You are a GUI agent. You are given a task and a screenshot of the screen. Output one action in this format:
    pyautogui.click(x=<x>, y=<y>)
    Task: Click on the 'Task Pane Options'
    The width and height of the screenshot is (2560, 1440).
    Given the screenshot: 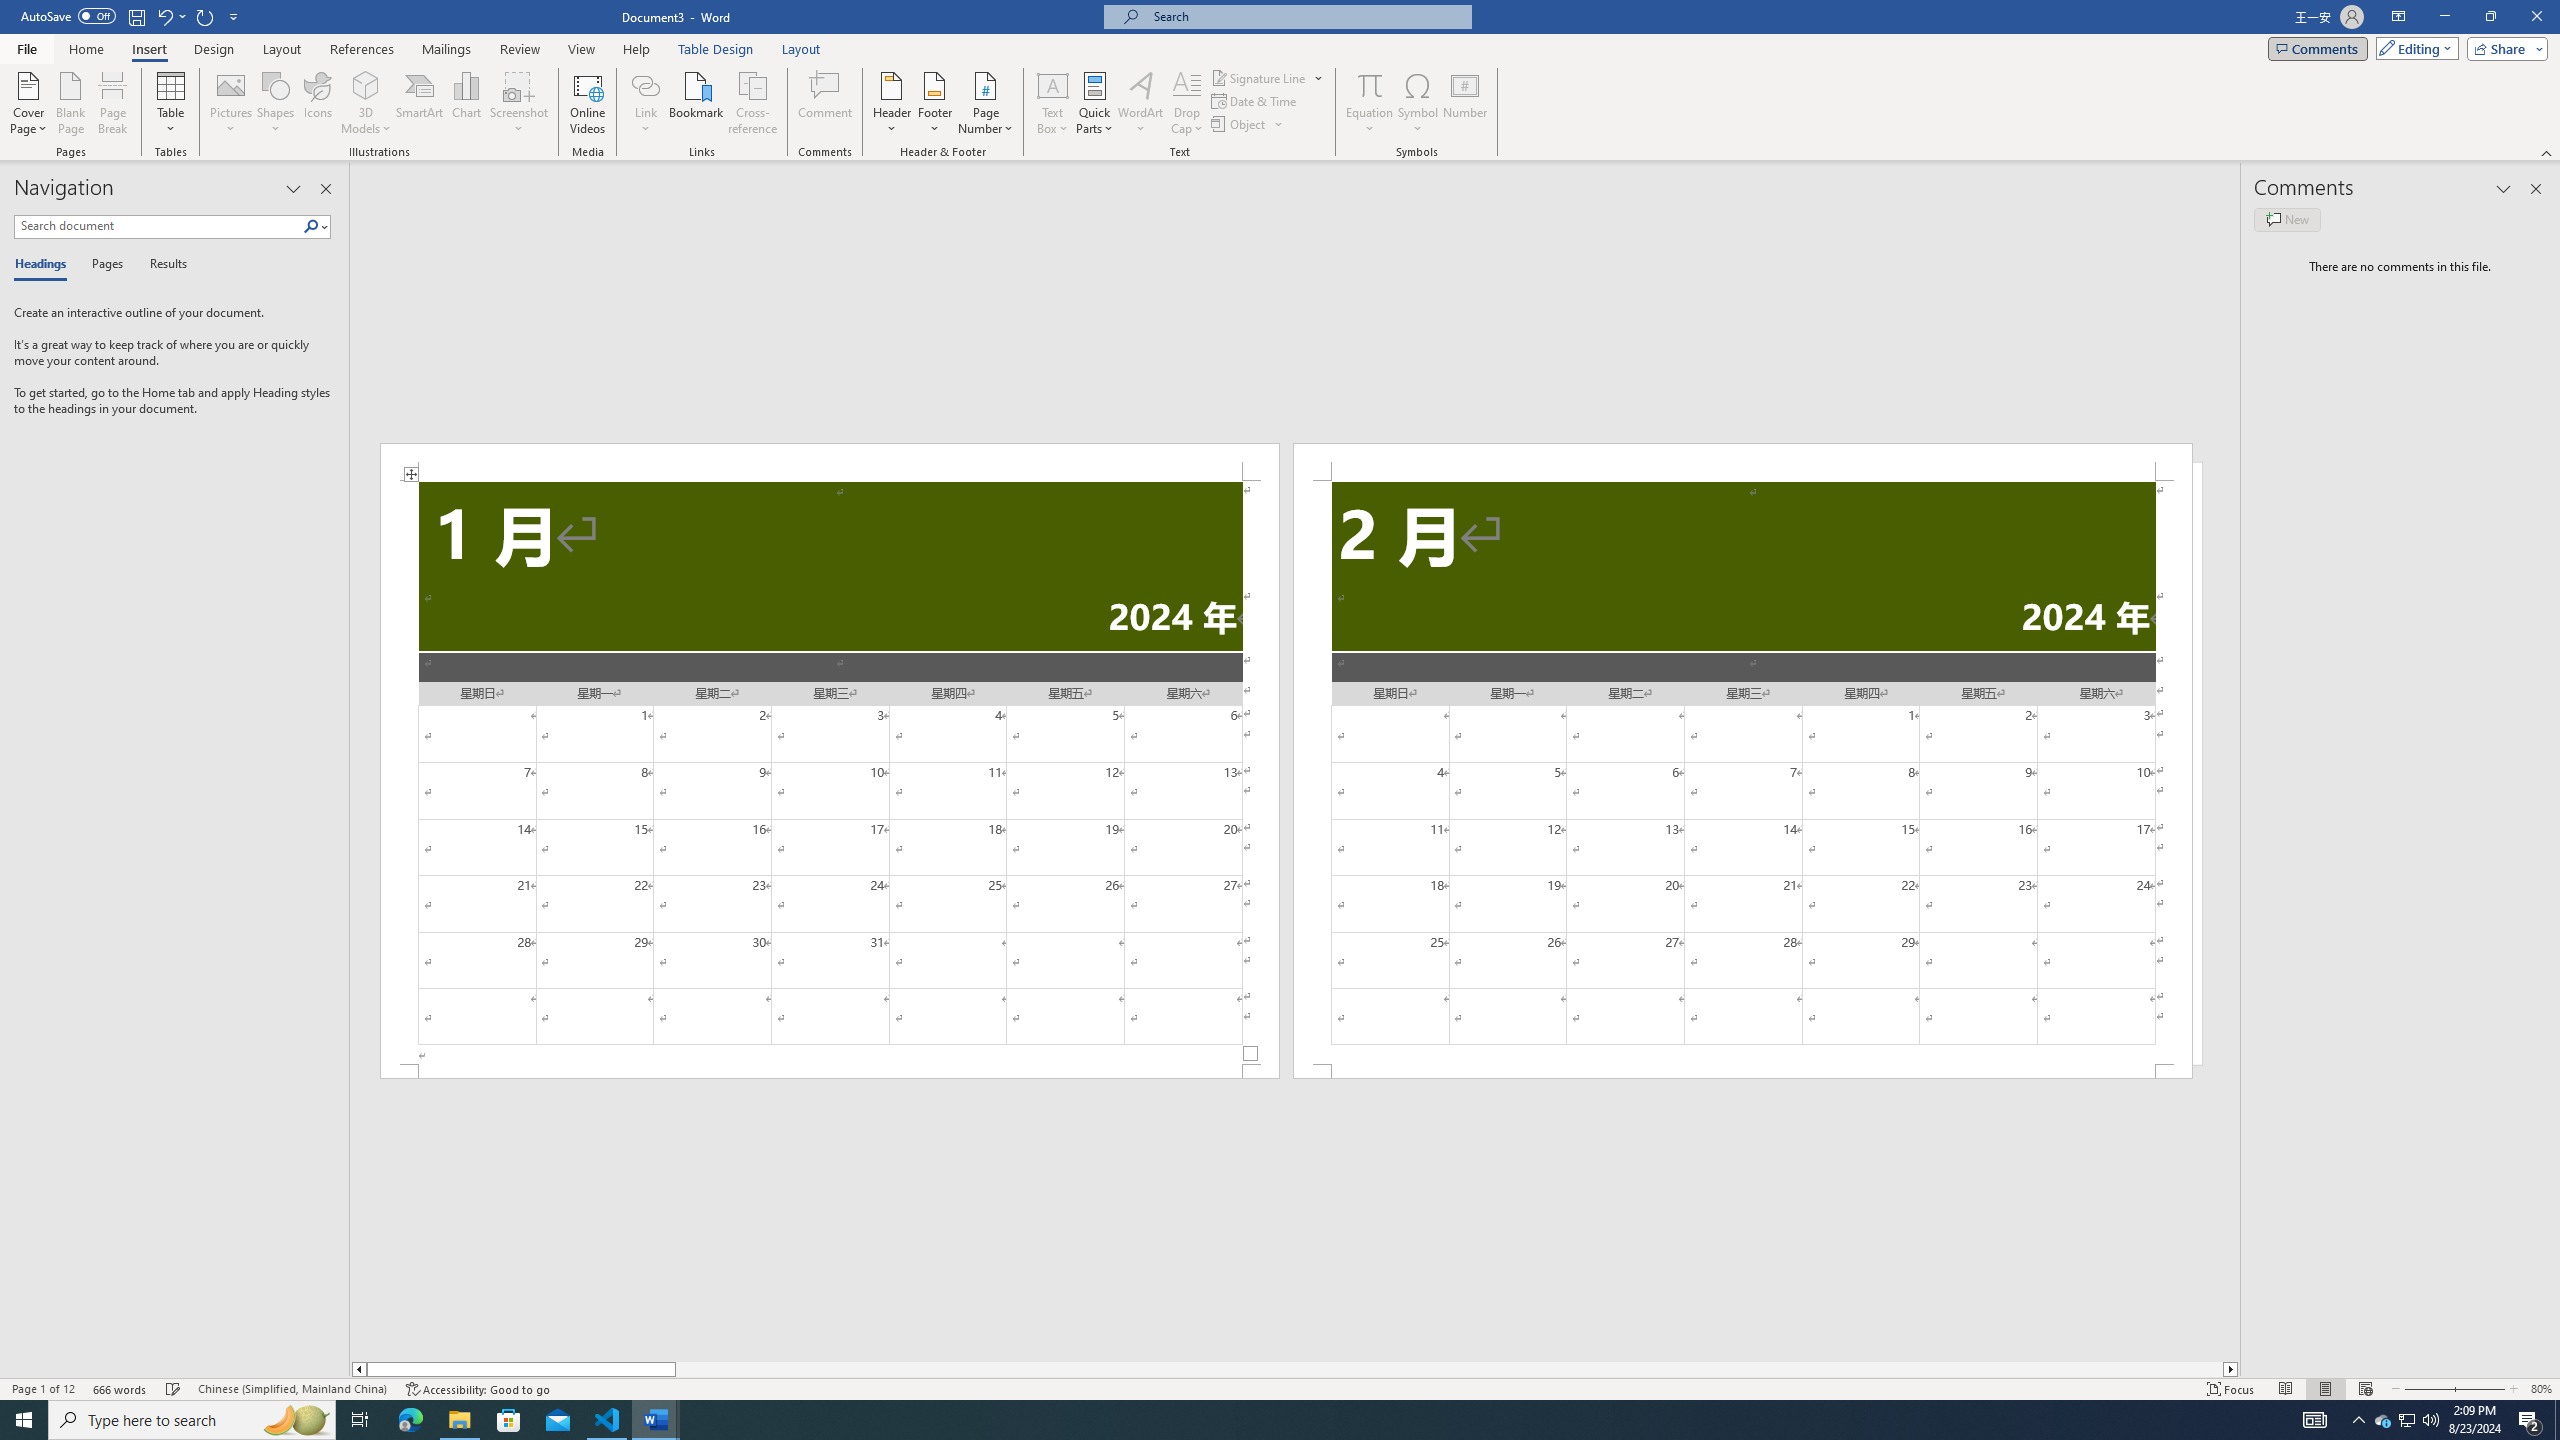 What is the action you would take?
    pyautogui.click(x=293, y=188)
    